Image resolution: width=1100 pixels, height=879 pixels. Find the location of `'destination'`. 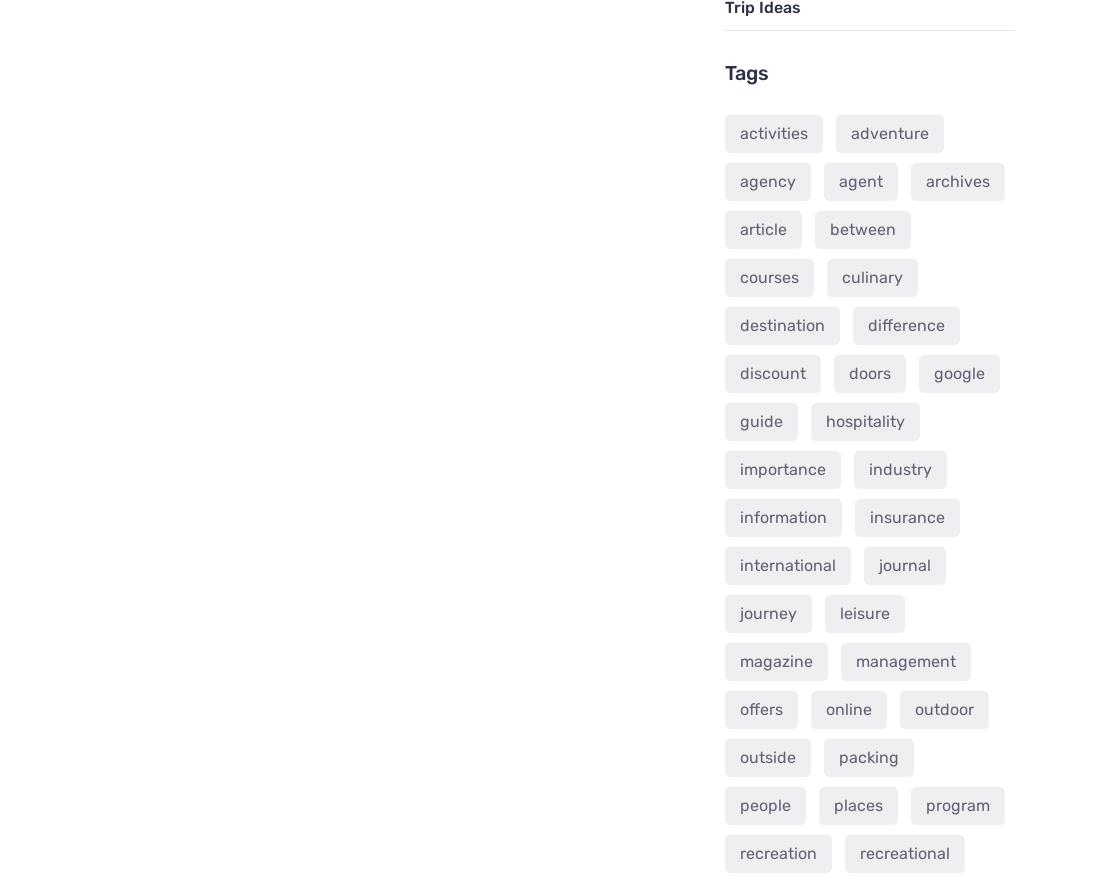

'destination' is located at coordinates (781, 323).